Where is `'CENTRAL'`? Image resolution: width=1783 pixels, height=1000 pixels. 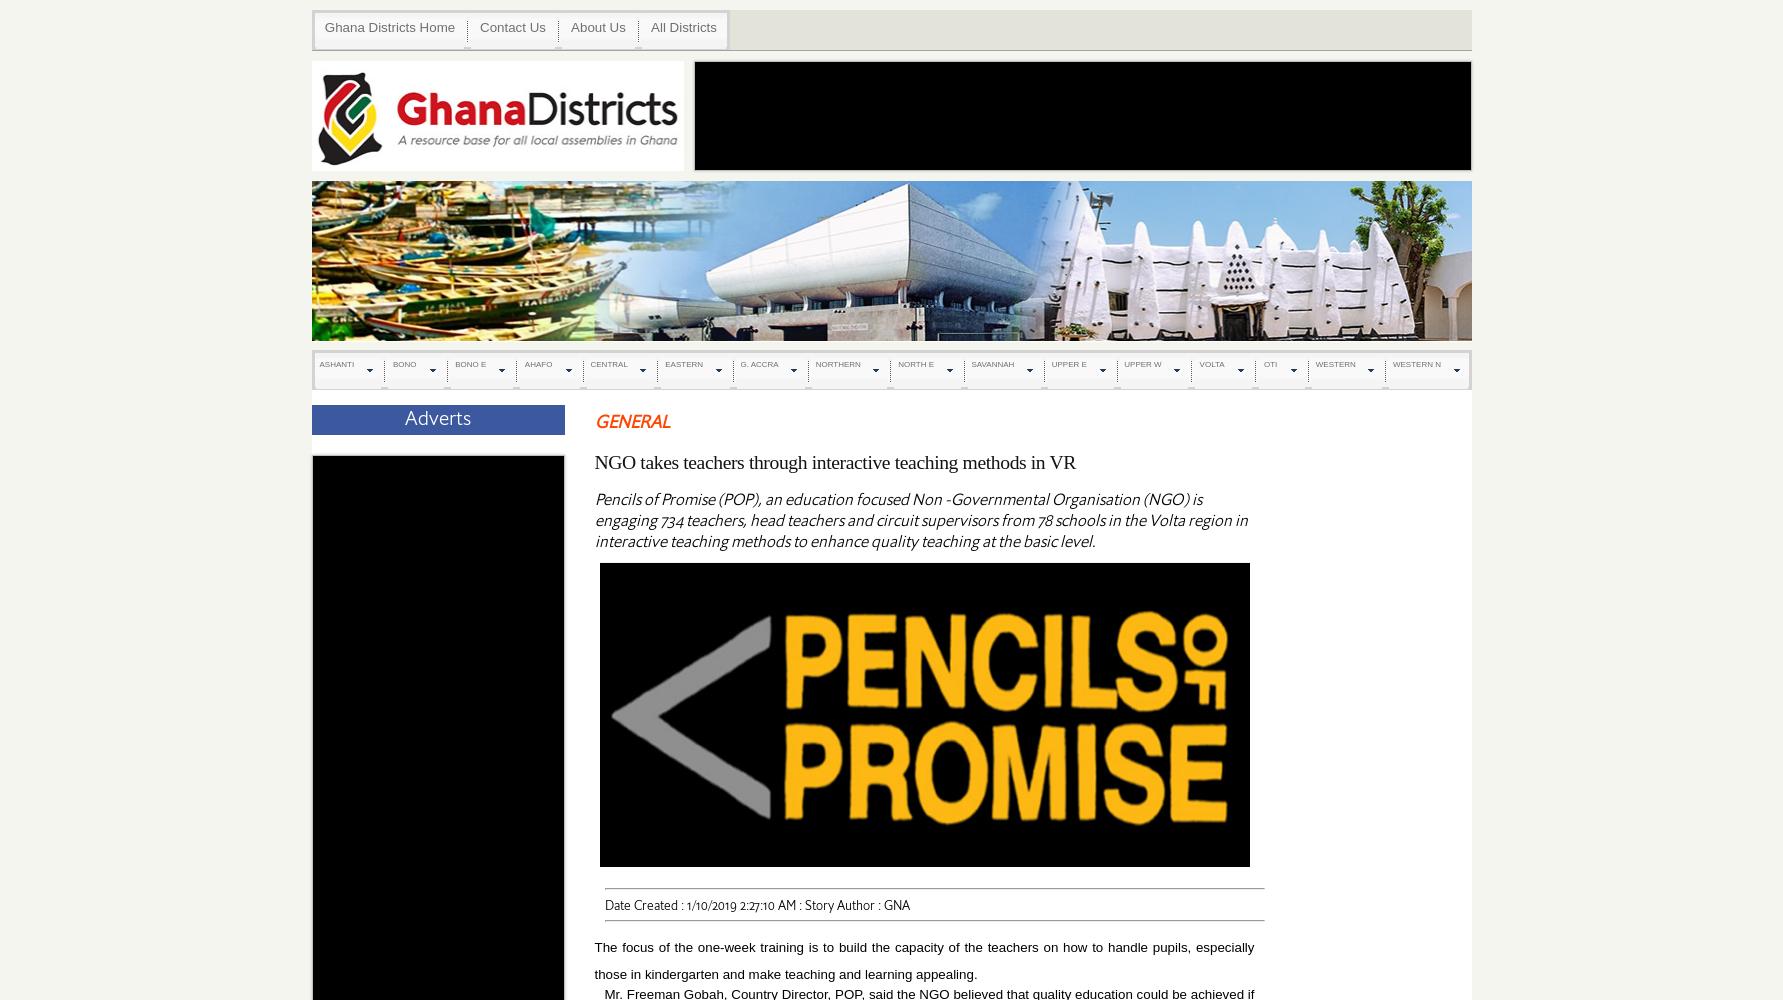 'CENTRAL' is located at coordinates (608, 363).